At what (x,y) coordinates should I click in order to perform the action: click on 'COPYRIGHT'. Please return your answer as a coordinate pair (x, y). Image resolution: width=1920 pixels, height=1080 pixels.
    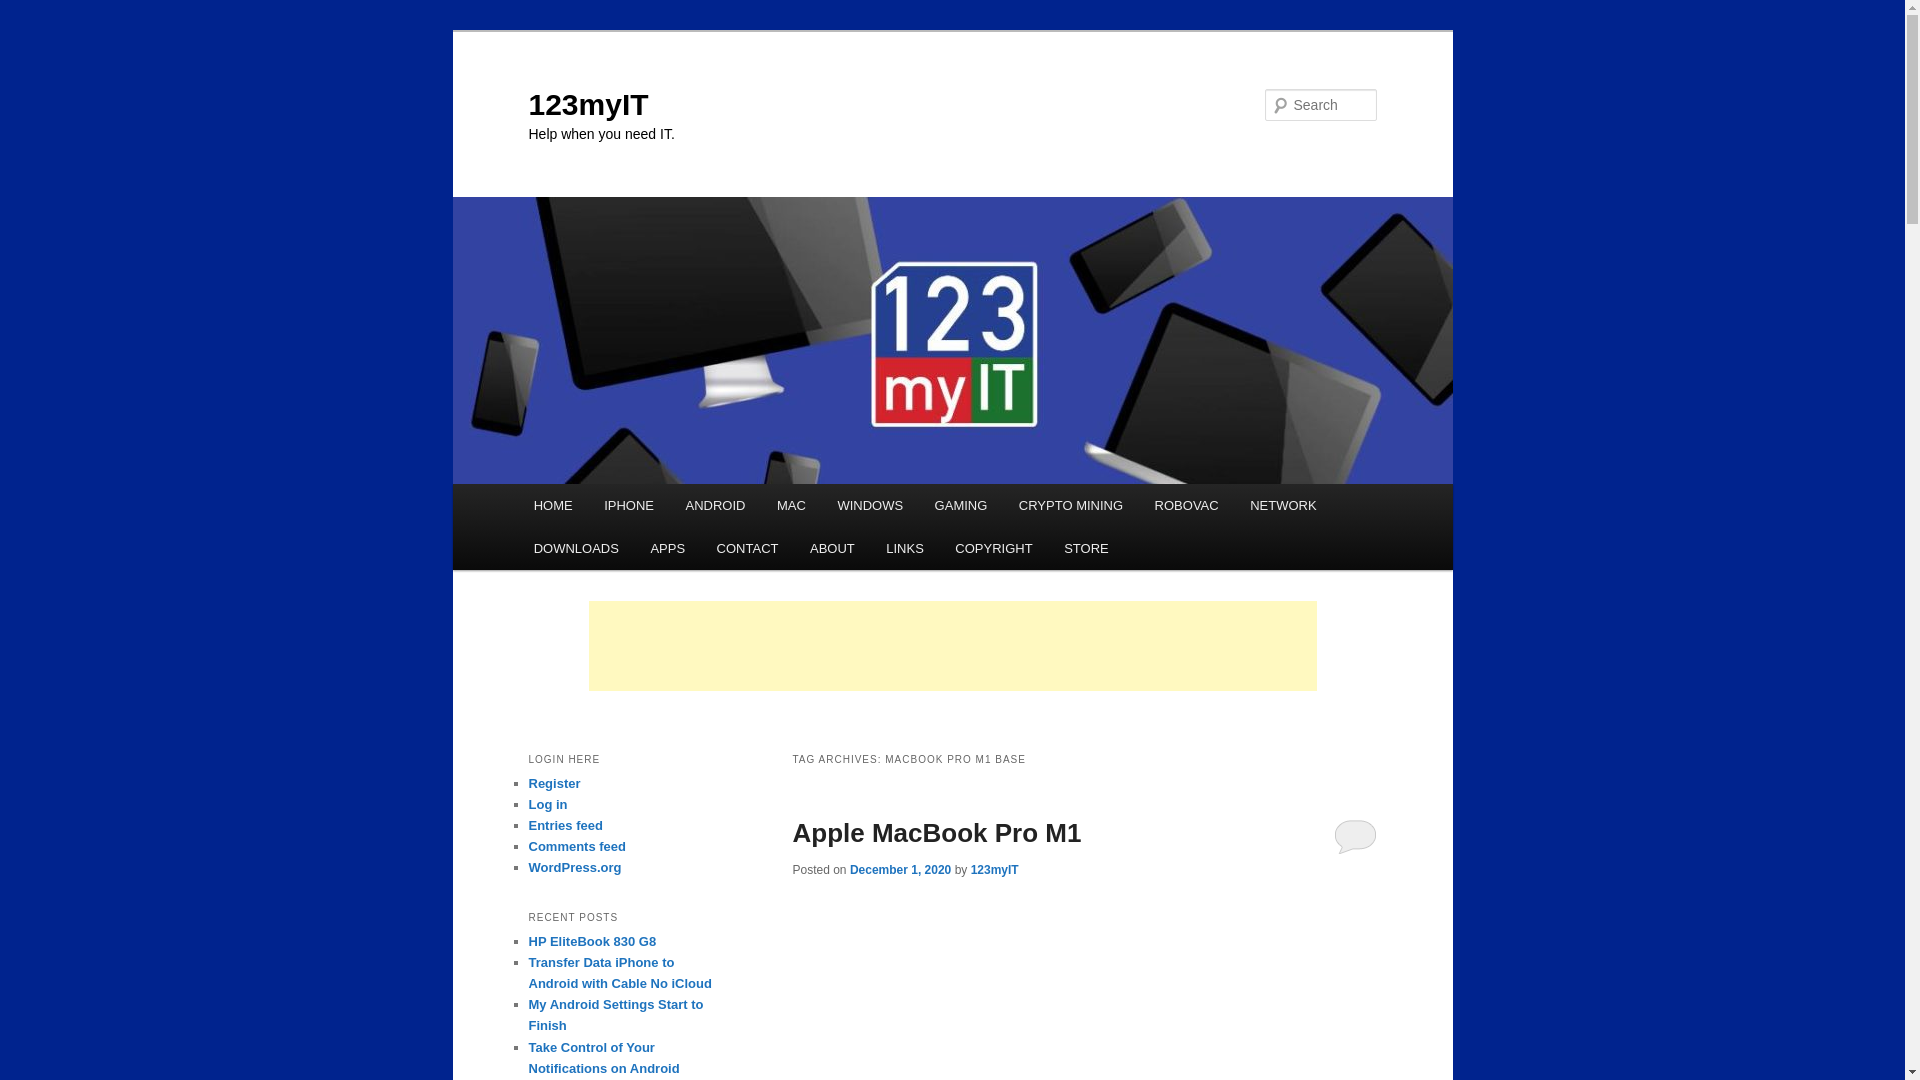
    Looking at the image, I should click on (939, 548).